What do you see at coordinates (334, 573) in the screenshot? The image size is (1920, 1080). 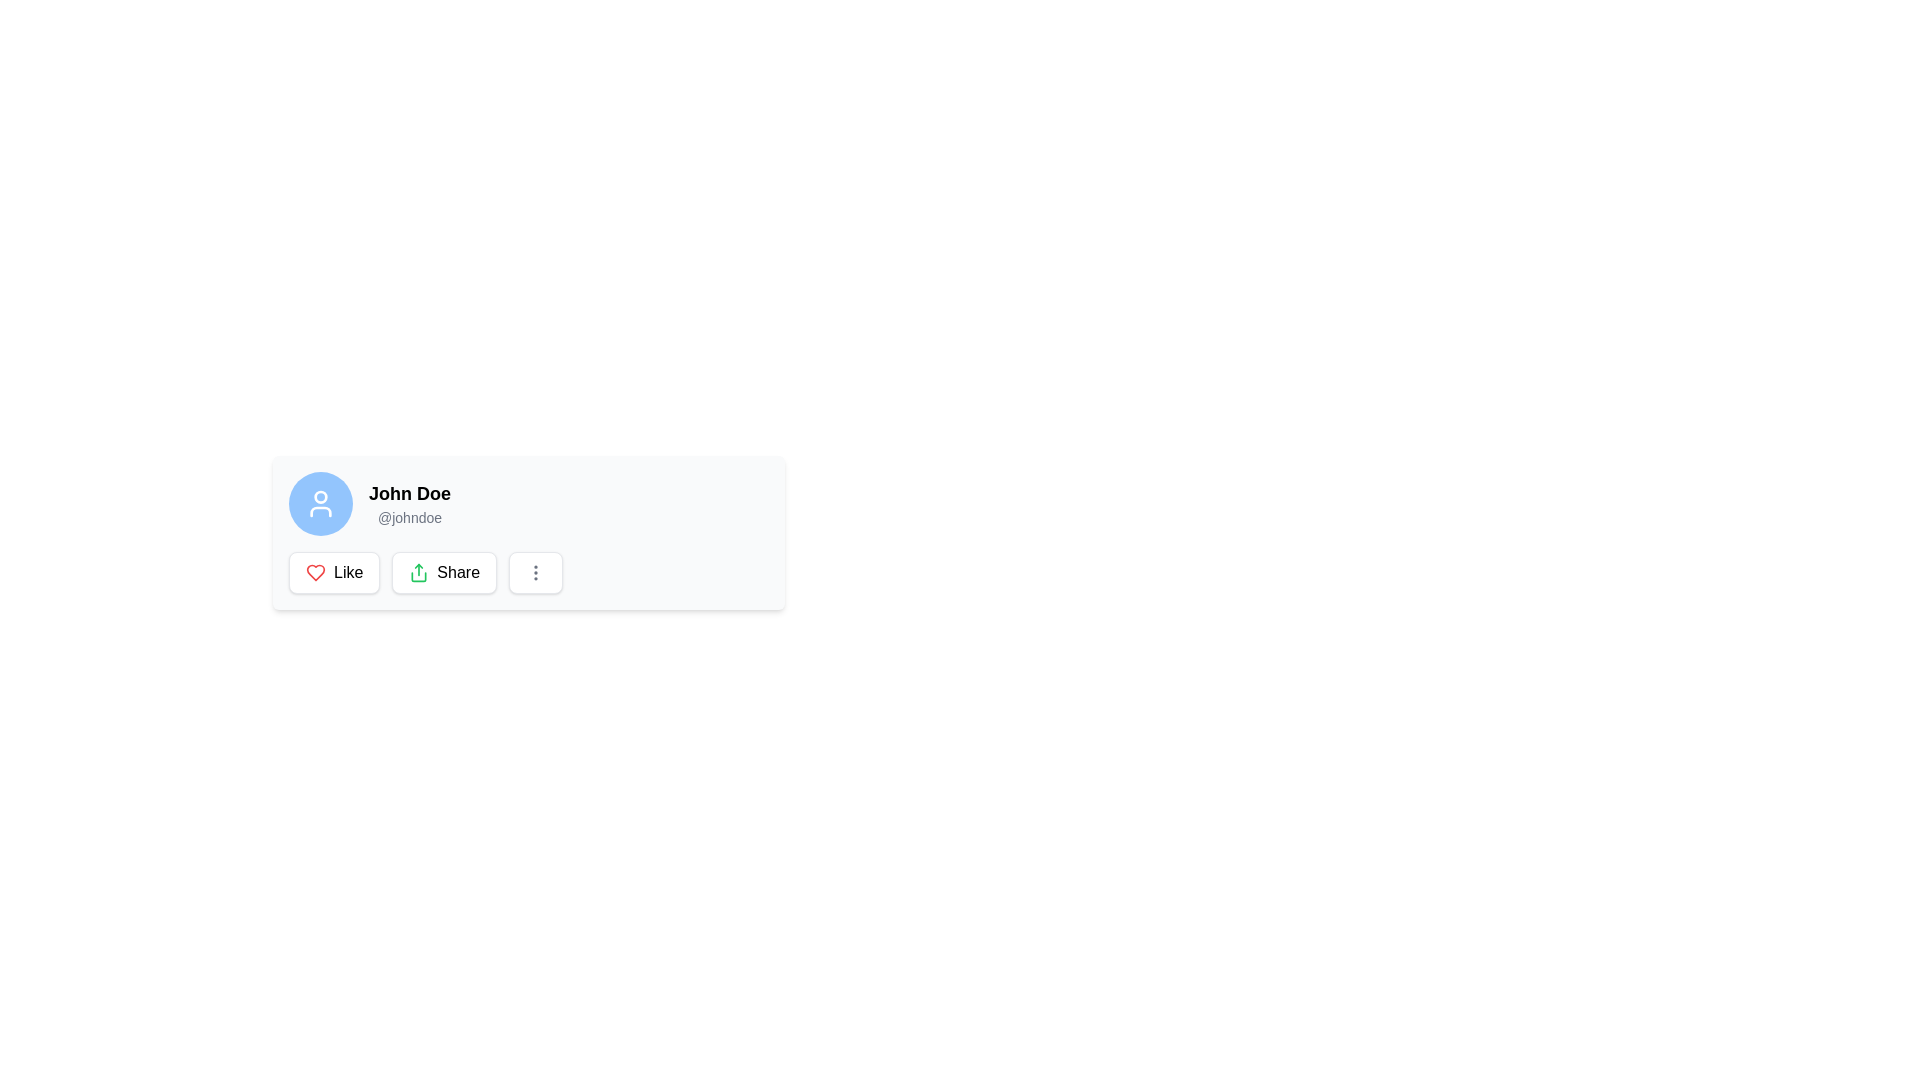 I see `the 'Like' button, which is a rectangular button with rounded corners, white background, gray-hover shadow, and contains a red heart icon followed by the text 'Like'. It is the first button among three interactive buttons below the user profile section` at bounding box center [334, 573].